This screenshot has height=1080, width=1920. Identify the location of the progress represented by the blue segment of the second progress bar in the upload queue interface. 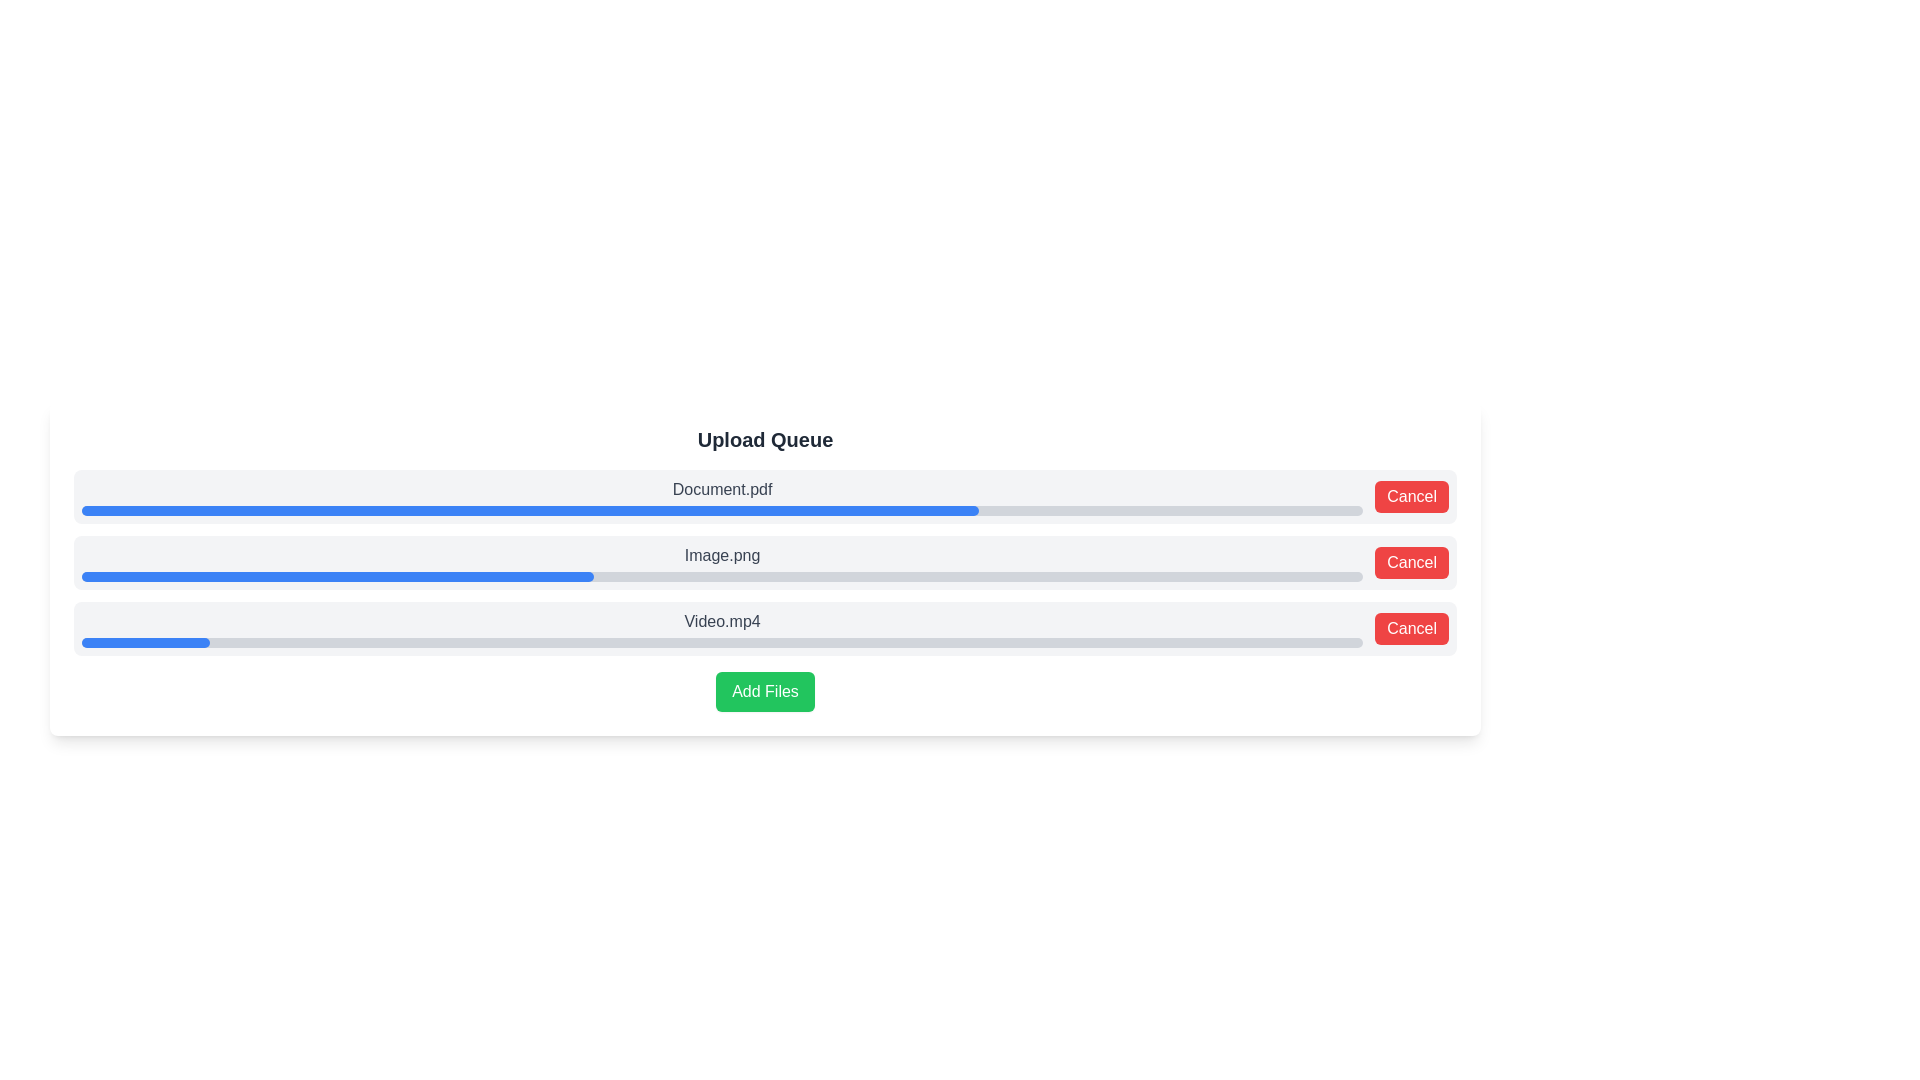
(338, 577).